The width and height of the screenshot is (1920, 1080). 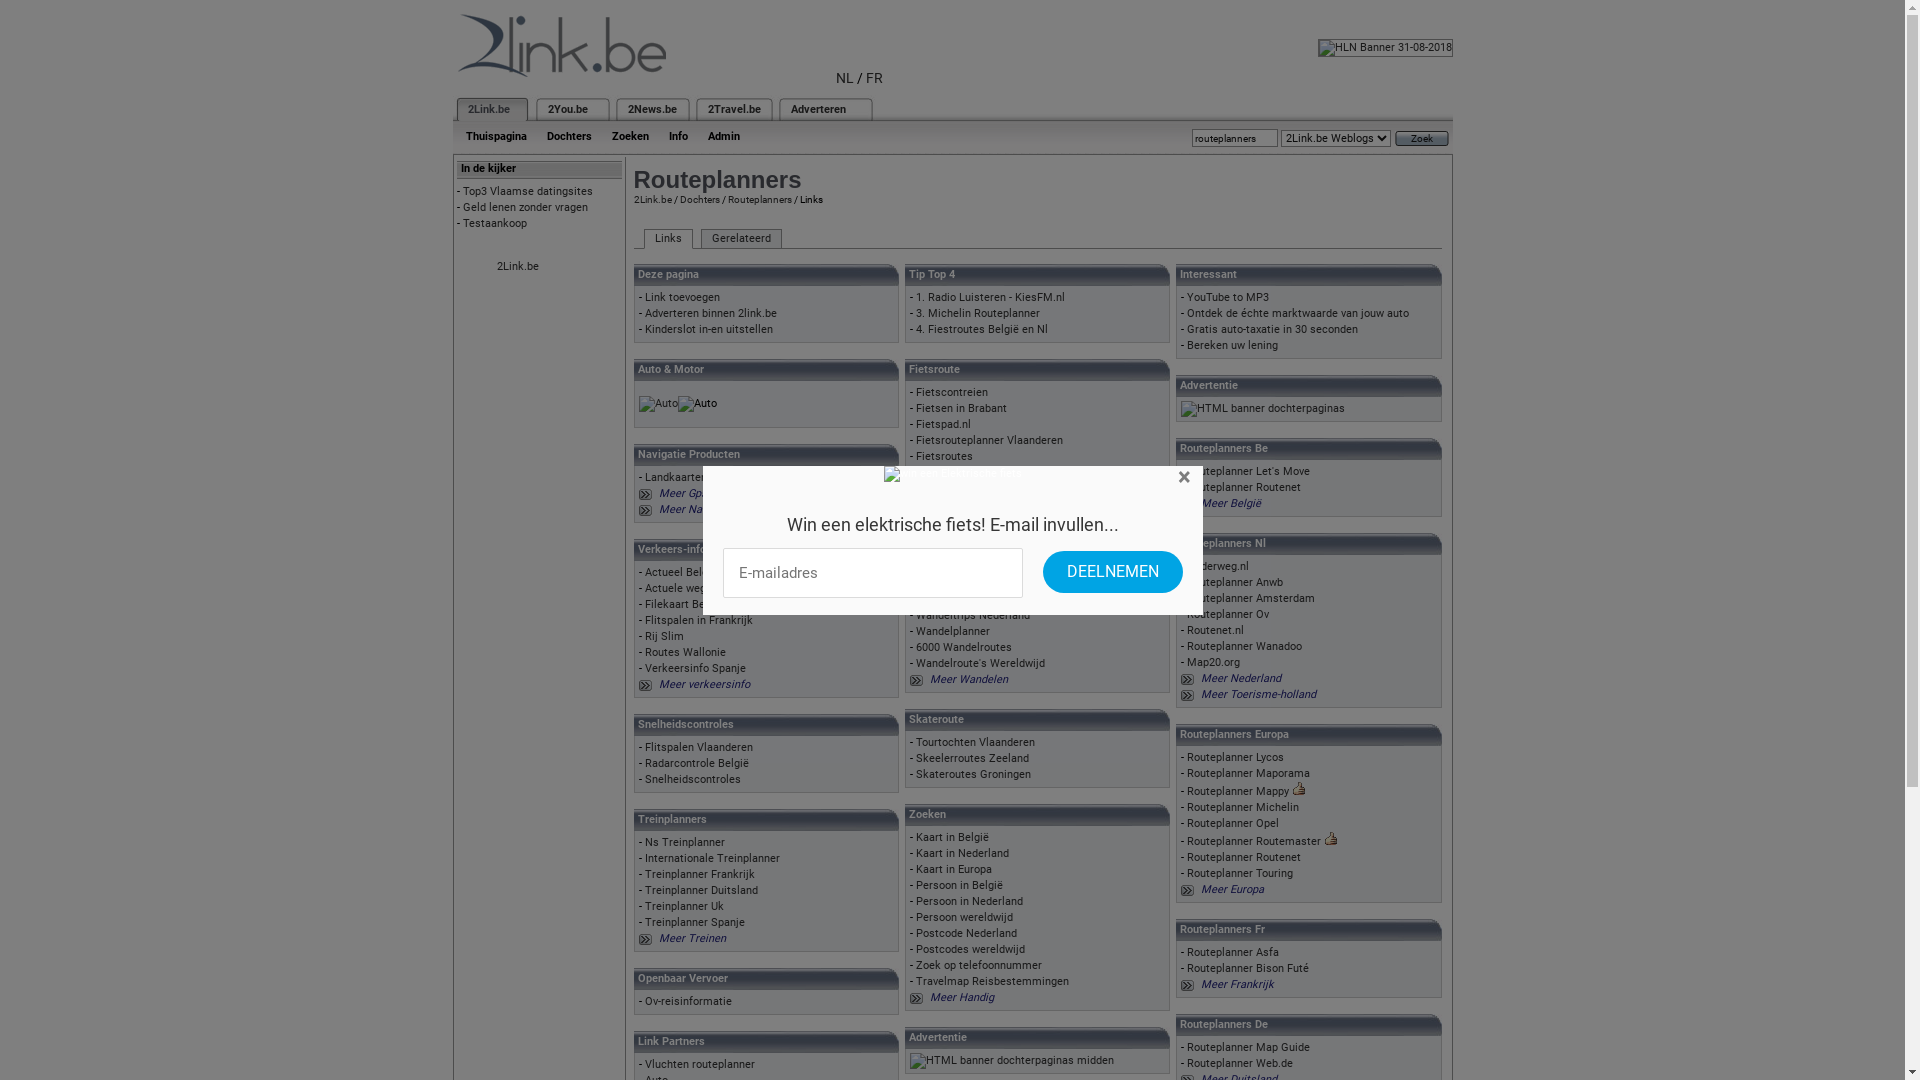 What do you see at coordinates (915, 598) in the screenshot?
I see `'Wandelroutes Nederland'` at bounding box center [915, 598].